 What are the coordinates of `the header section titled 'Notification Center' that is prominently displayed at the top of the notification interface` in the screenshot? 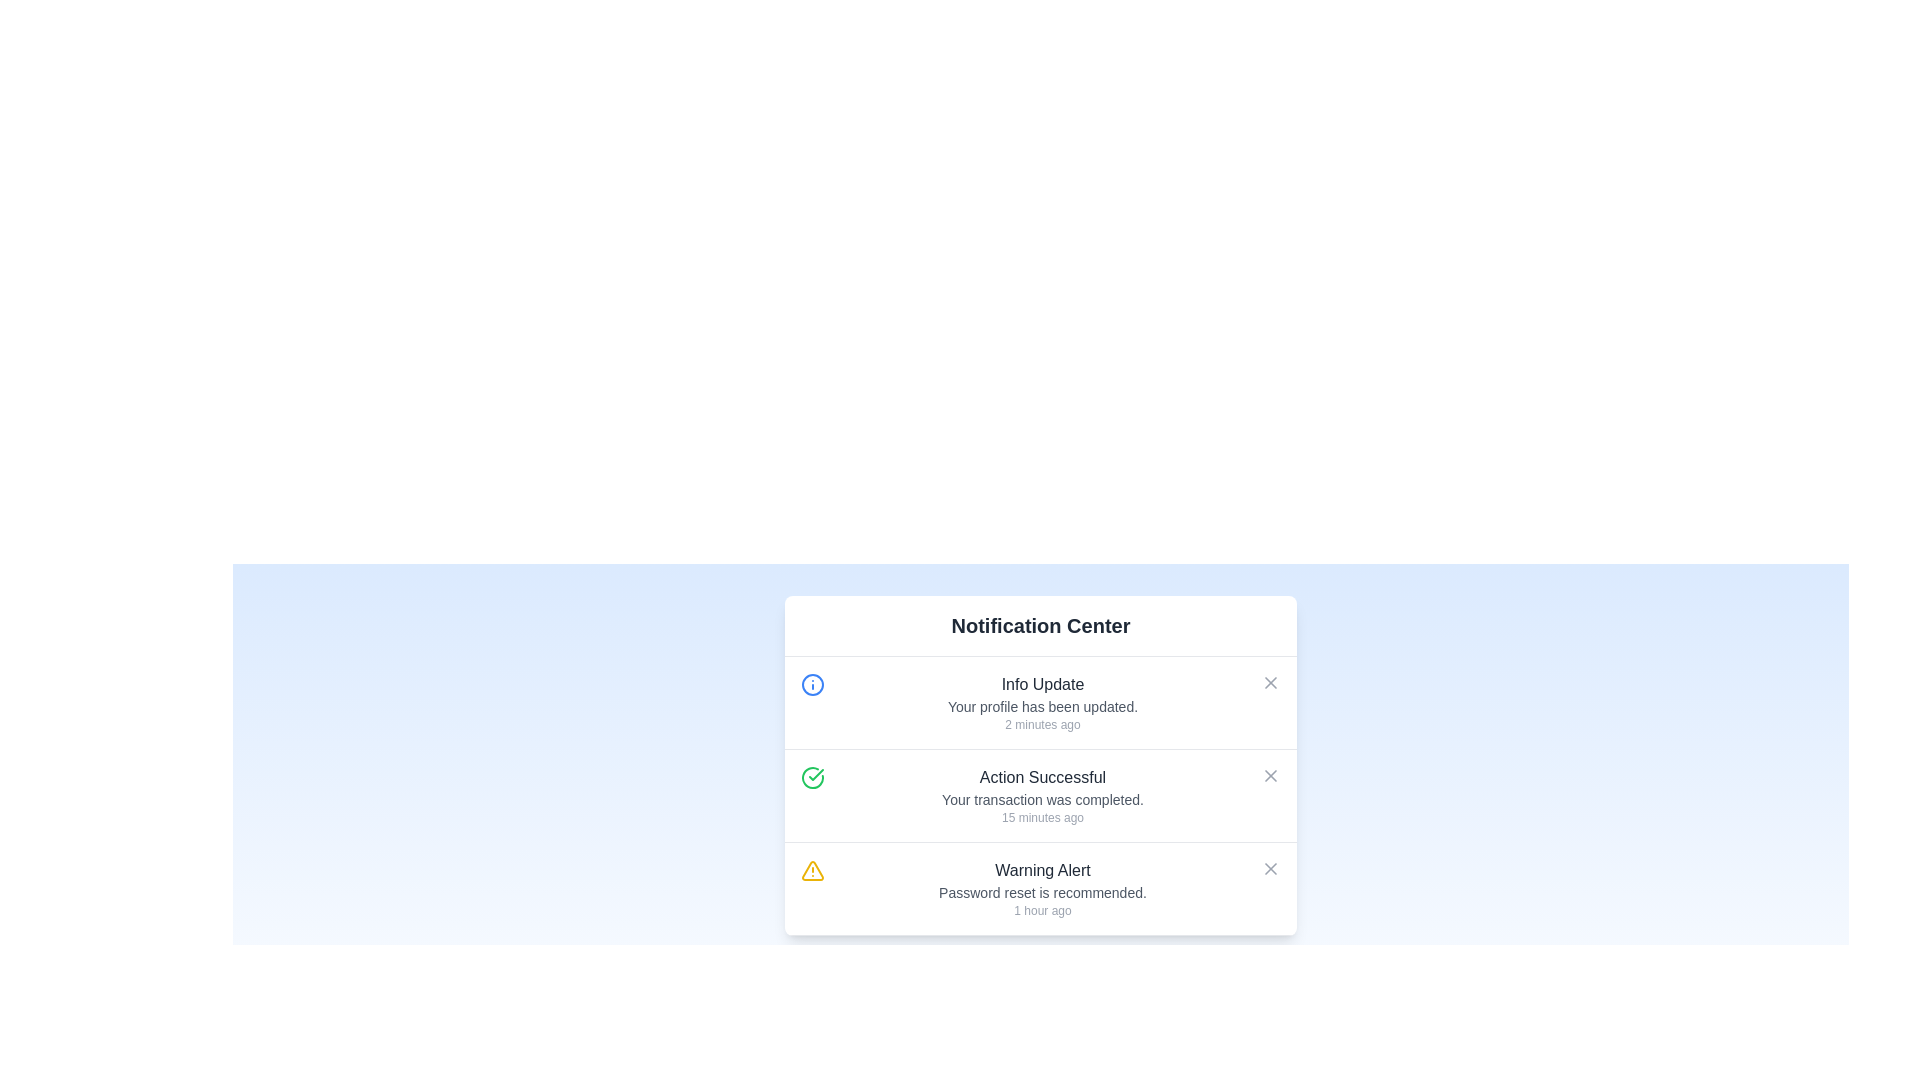 It's located at (1040, 625).